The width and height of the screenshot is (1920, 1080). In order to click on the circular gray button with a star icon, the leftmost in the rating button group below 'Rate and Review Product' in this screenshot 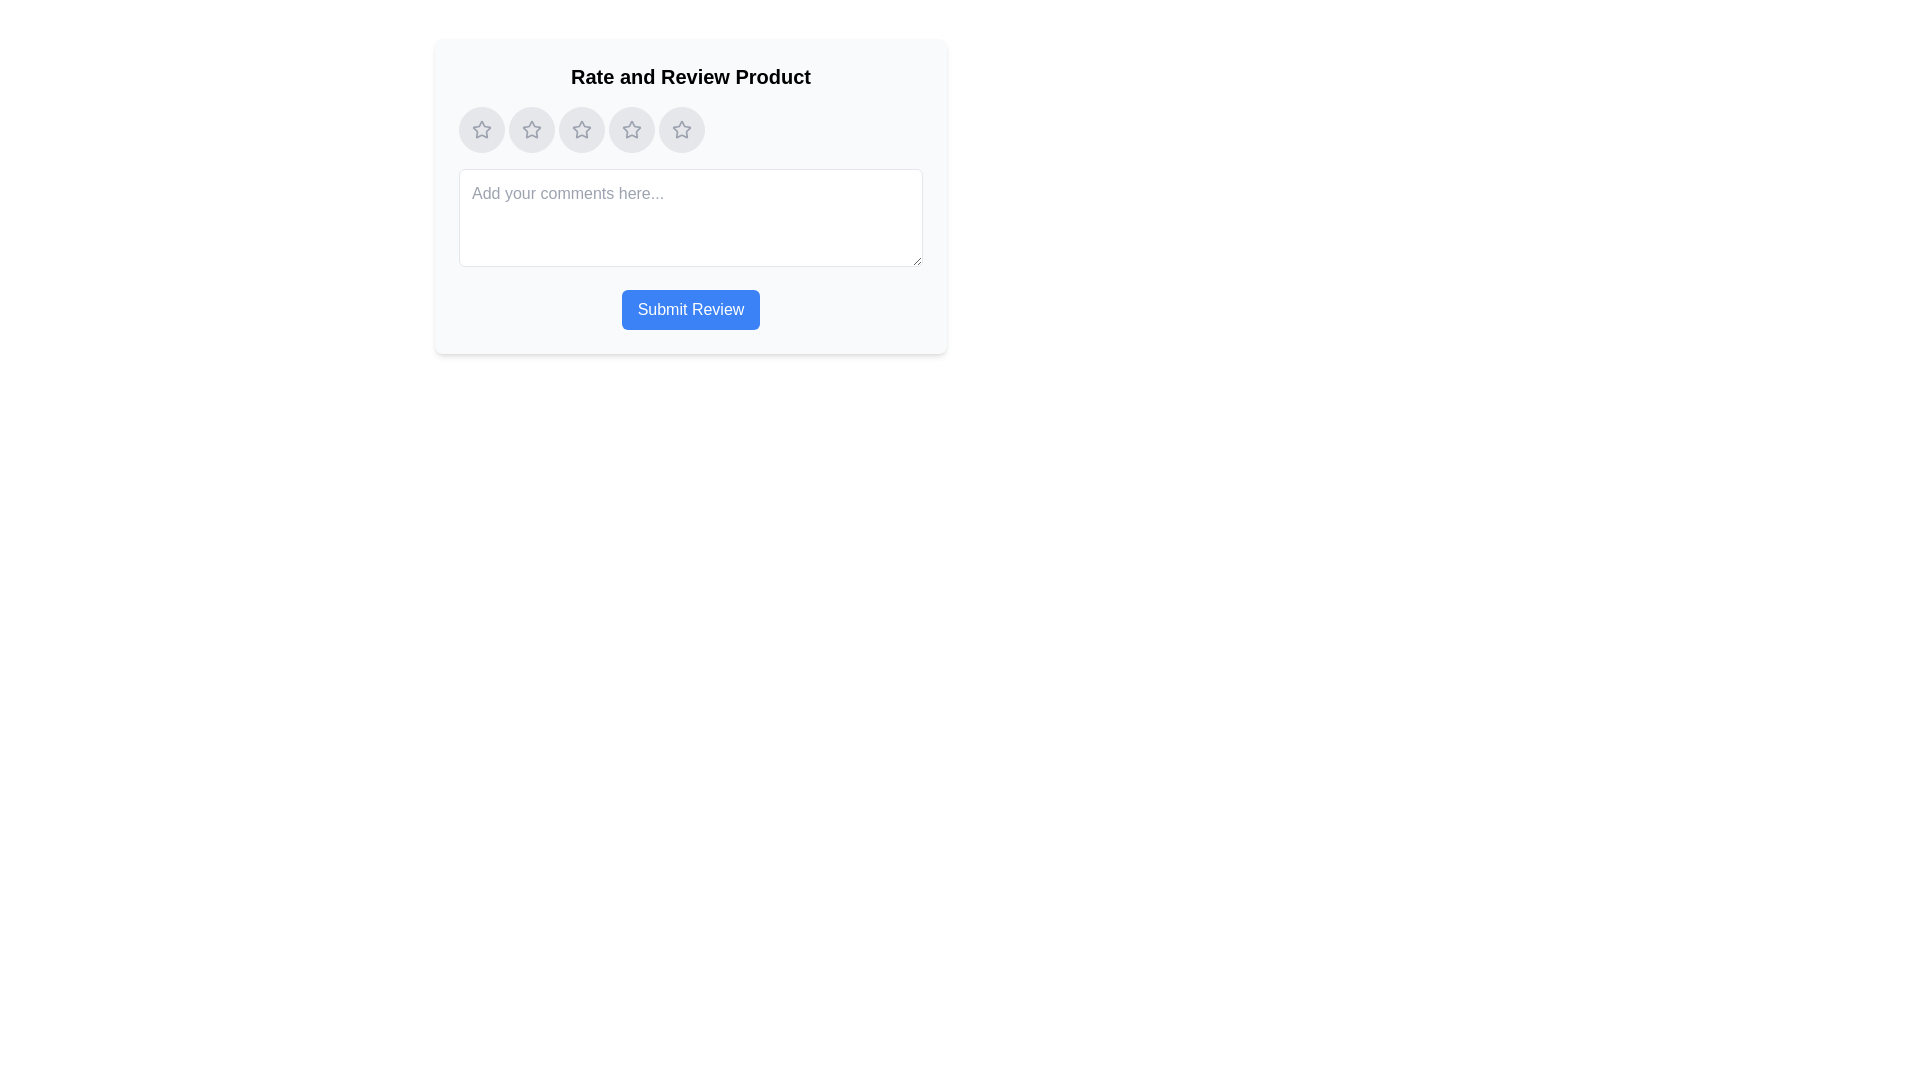, I will do `click(481, 130)`.